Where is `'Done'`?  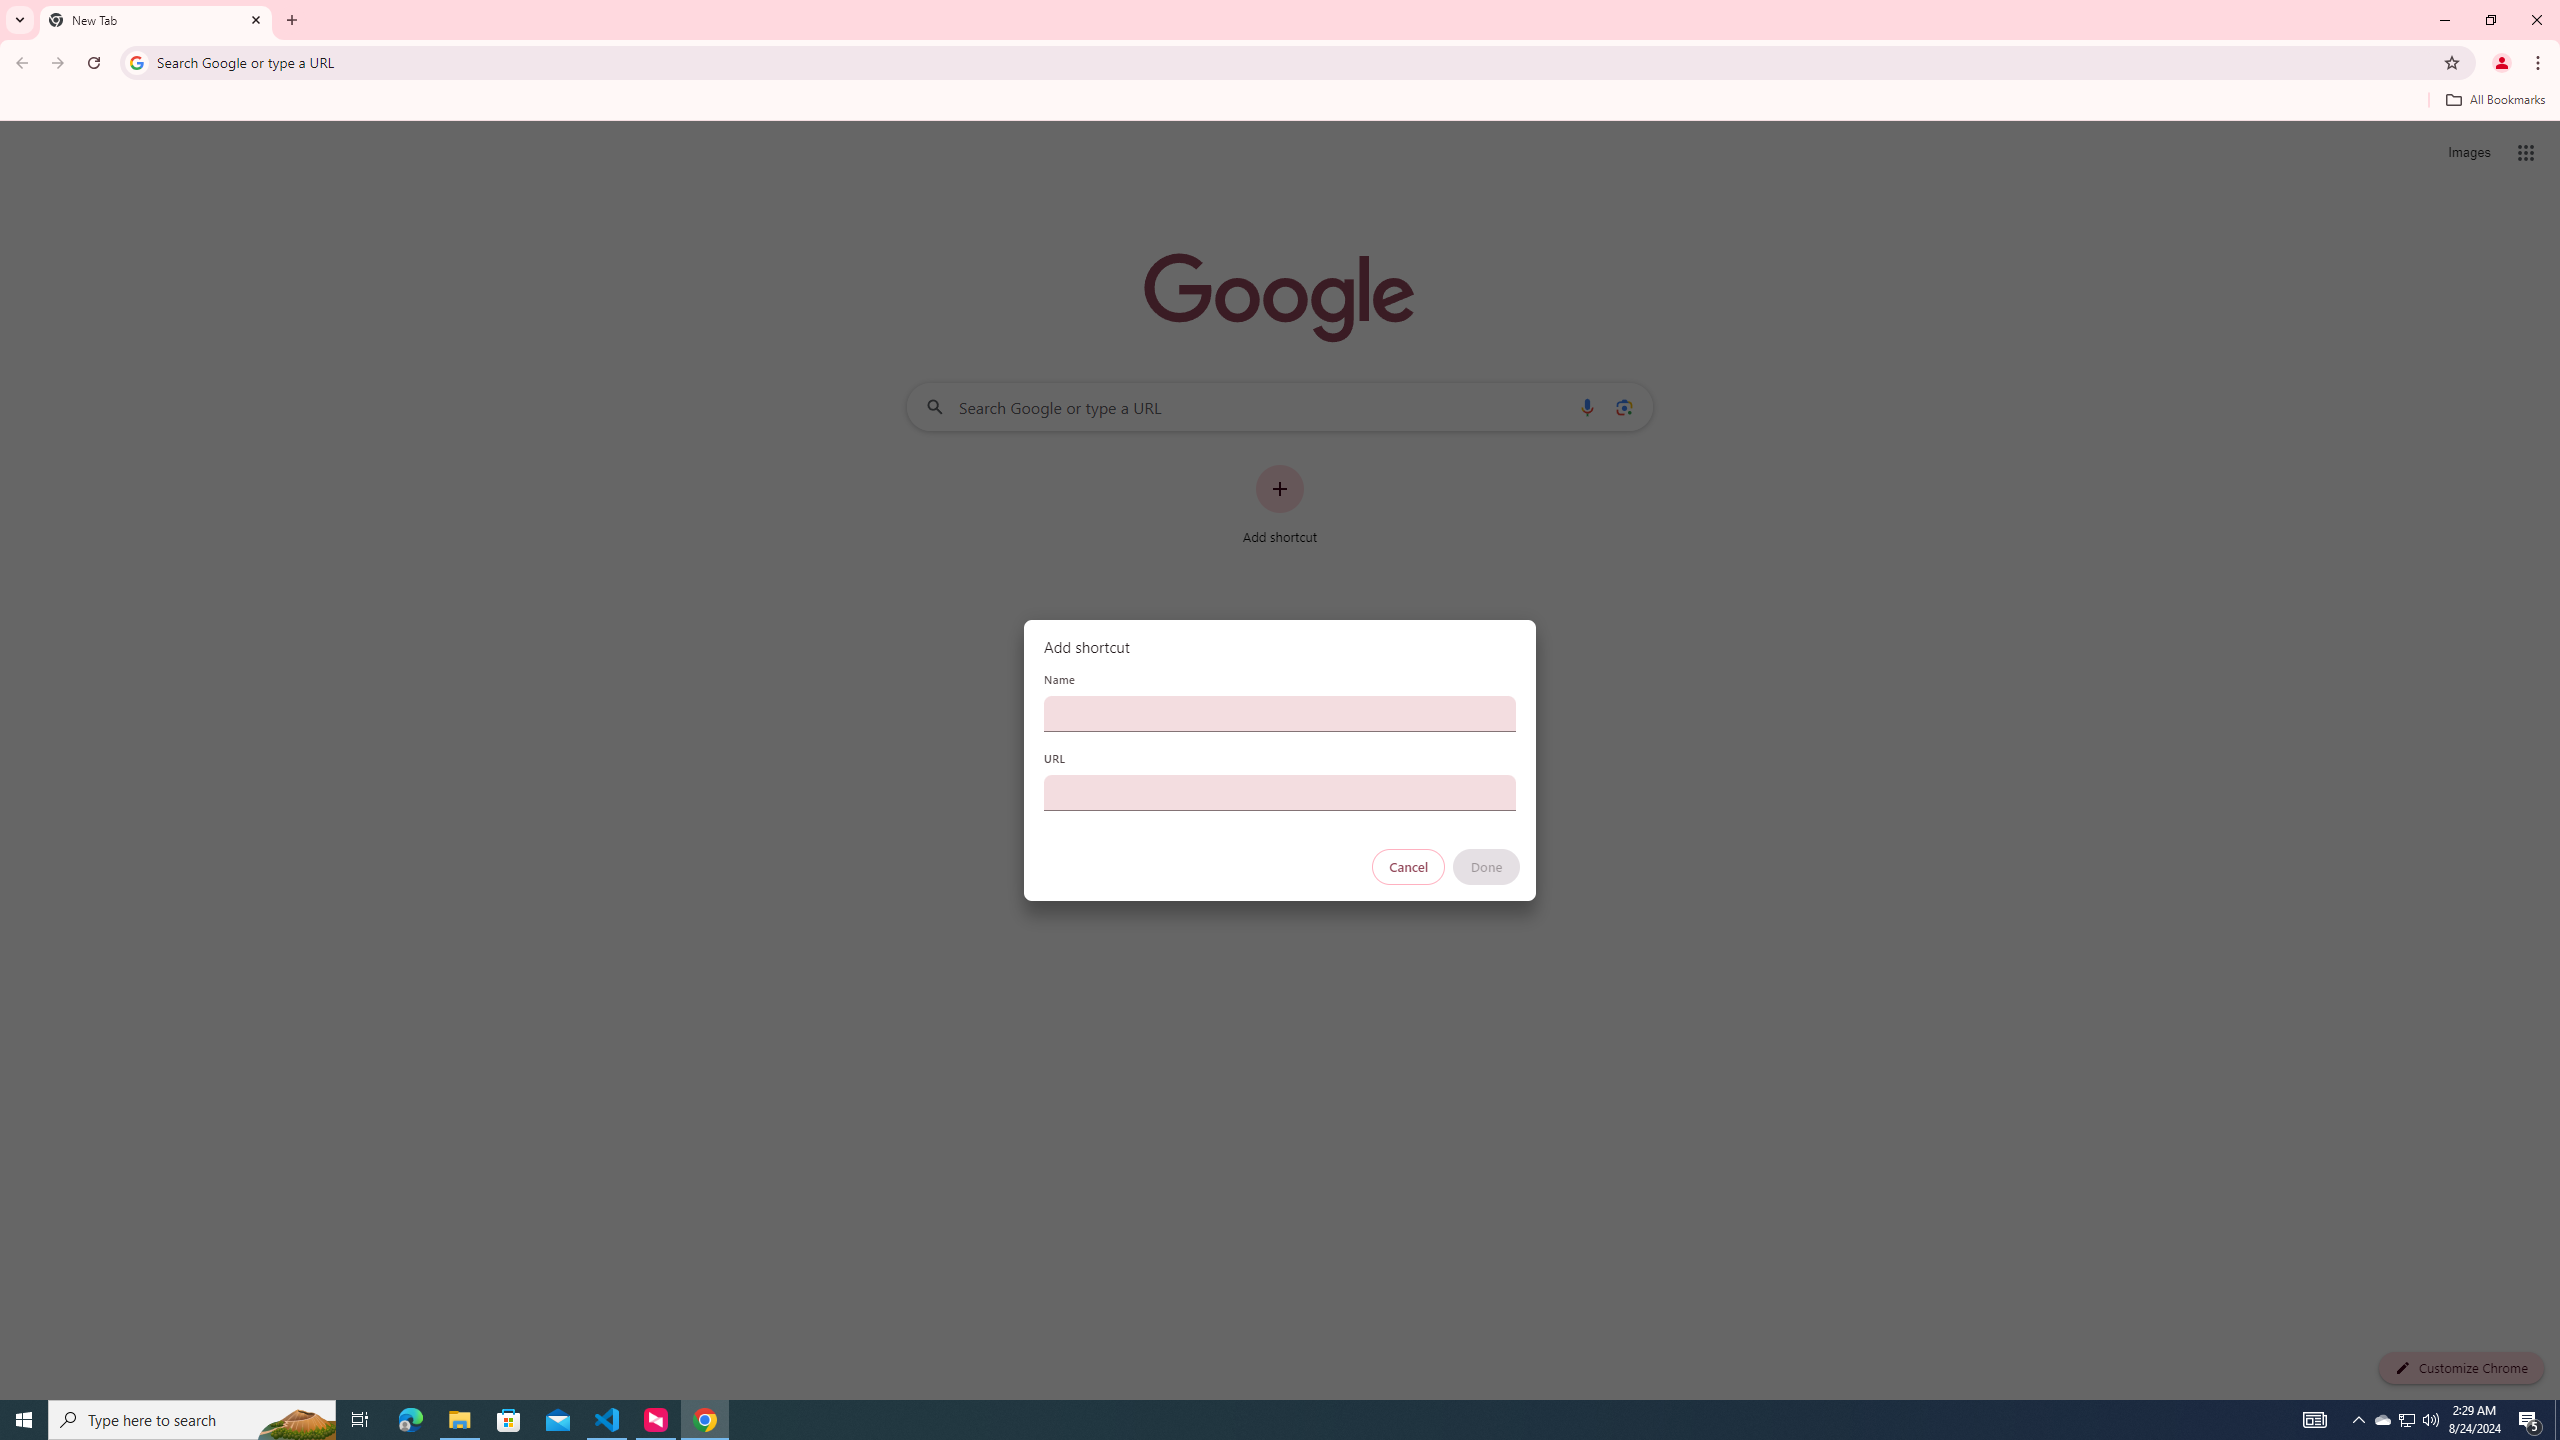
'Done' is located at coordinates (1487, 866).